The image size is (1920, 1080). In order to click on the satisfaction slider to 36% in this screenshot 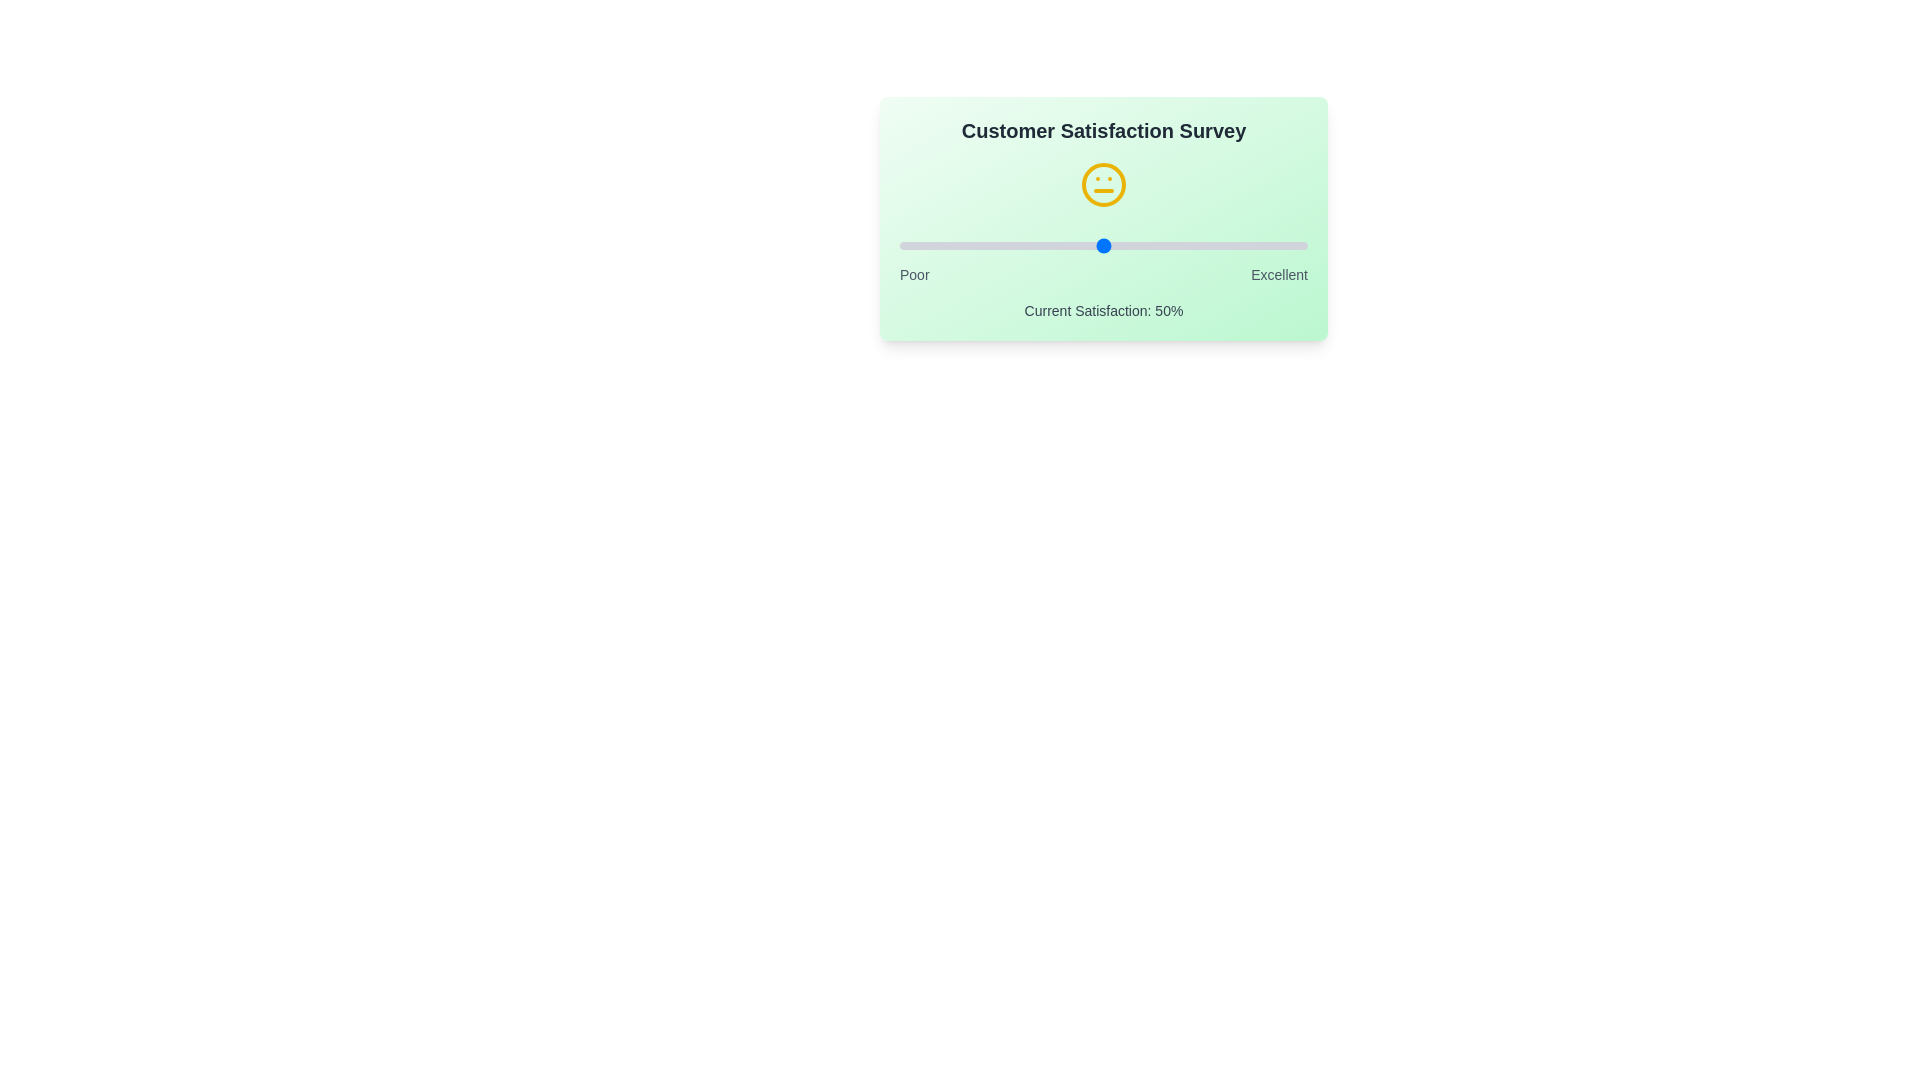, I will do `click(1045, 245)`.